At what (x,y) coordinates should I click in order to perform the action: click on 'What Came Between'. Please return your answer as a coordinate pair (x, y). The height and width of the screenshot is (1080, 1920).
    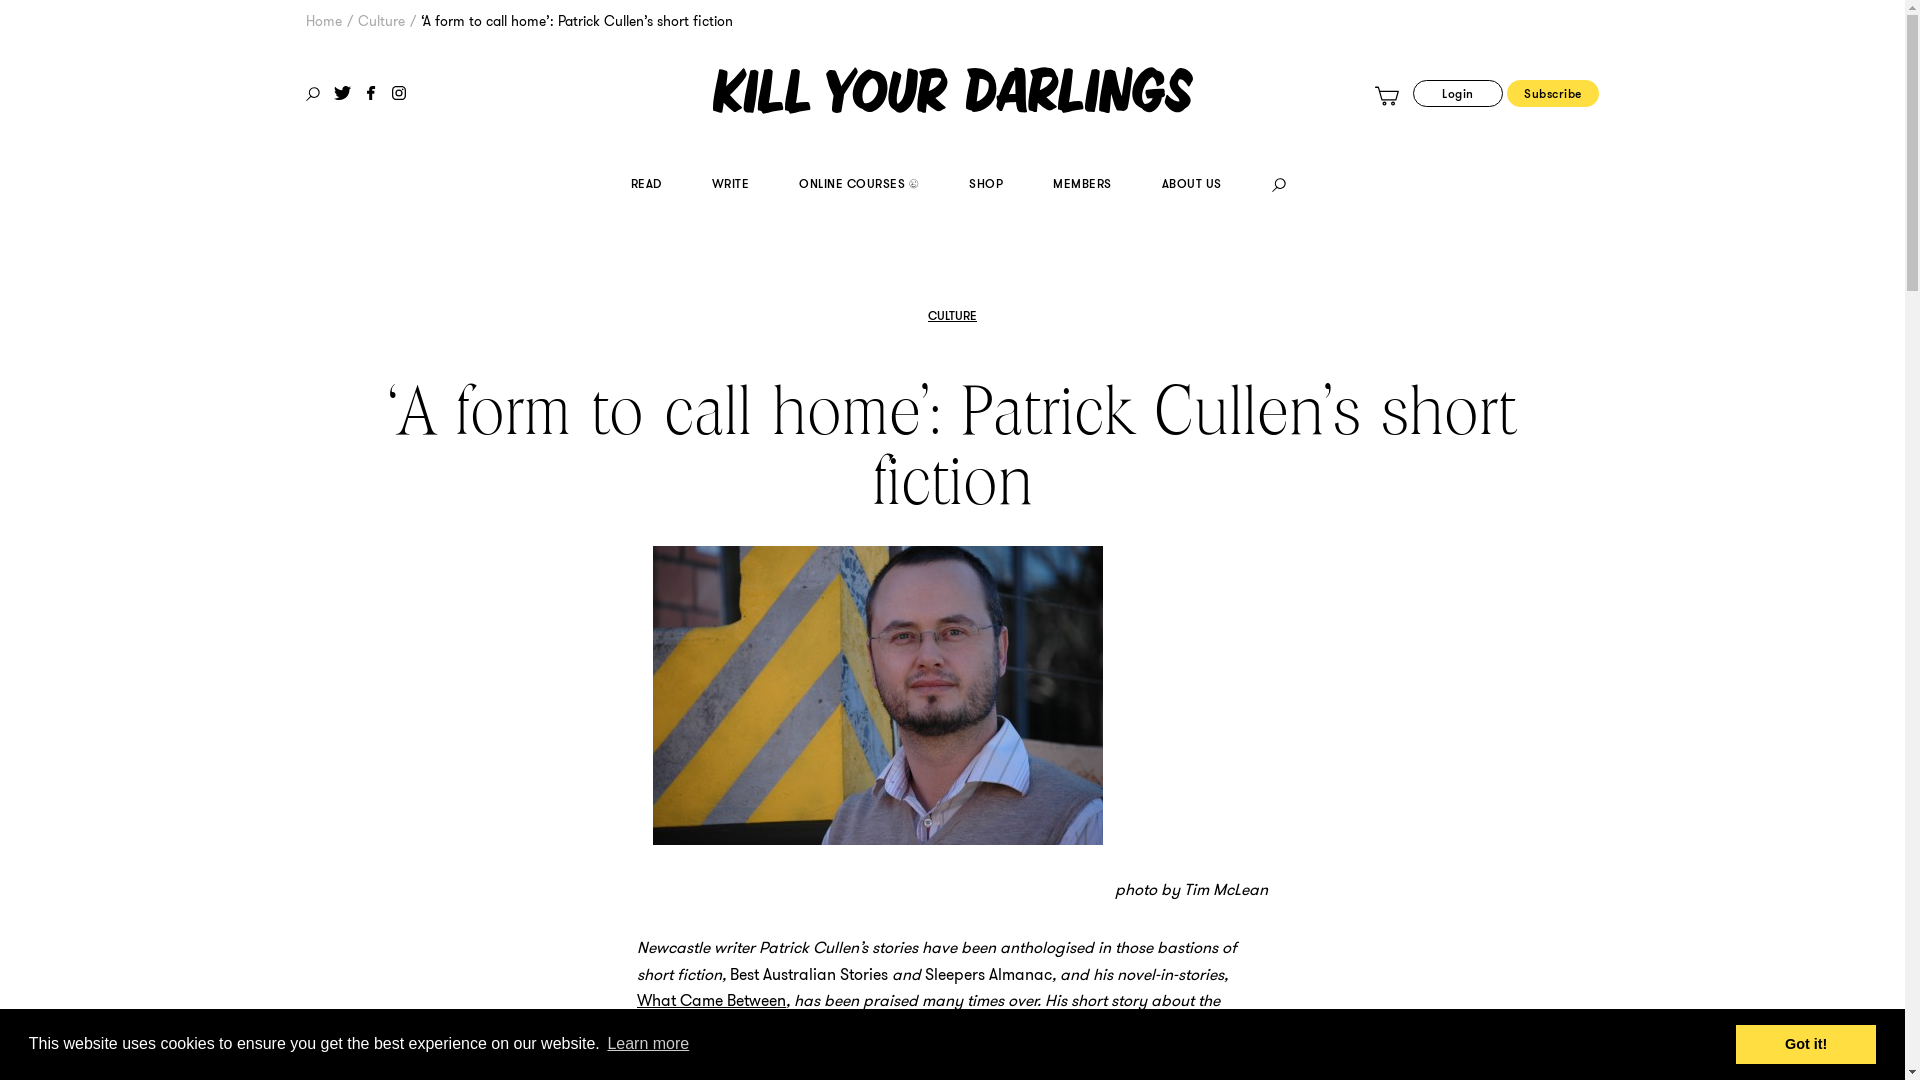
    Looking at the image, I should click on (711, 1000).